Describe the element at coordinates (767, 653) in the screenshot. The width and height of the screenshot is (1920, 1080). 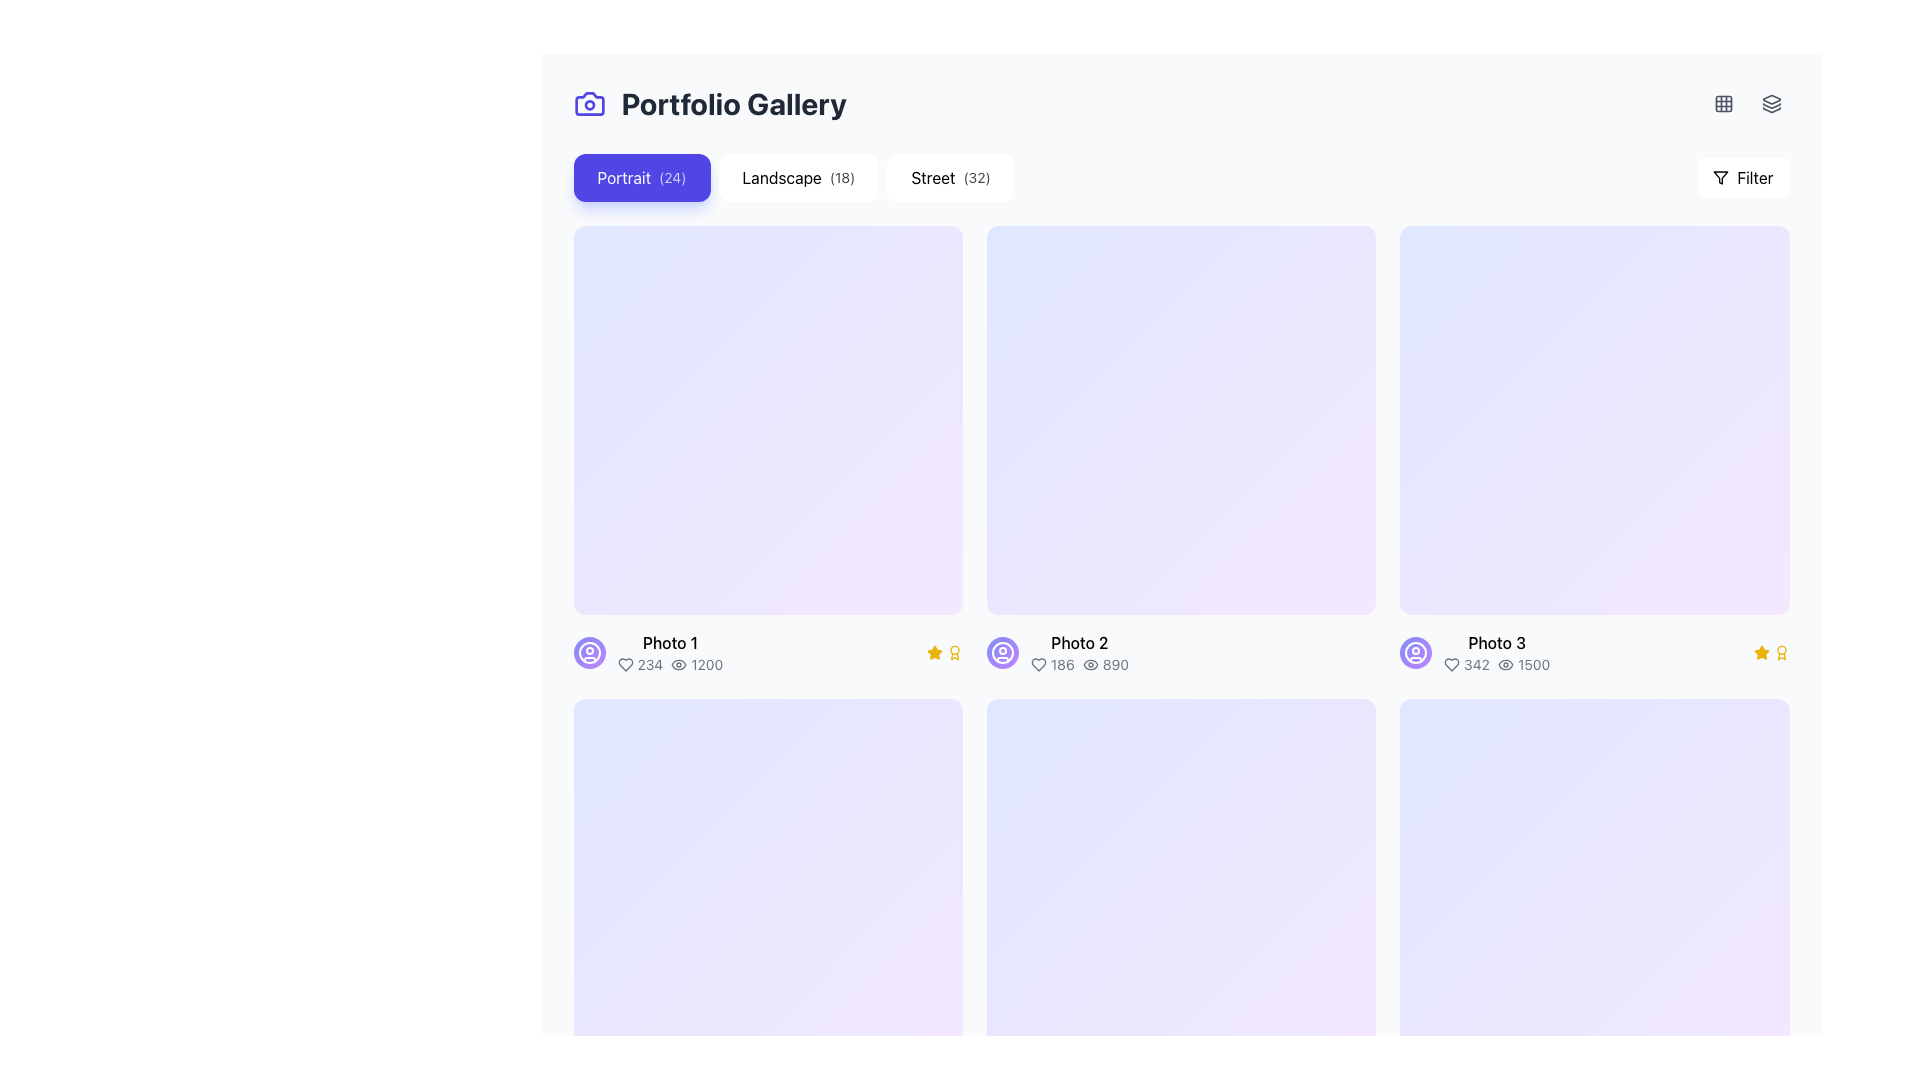
I see `the Information bar with metadata and action icons containing the title 'Photo 1' and action icons for reordering` at that location.